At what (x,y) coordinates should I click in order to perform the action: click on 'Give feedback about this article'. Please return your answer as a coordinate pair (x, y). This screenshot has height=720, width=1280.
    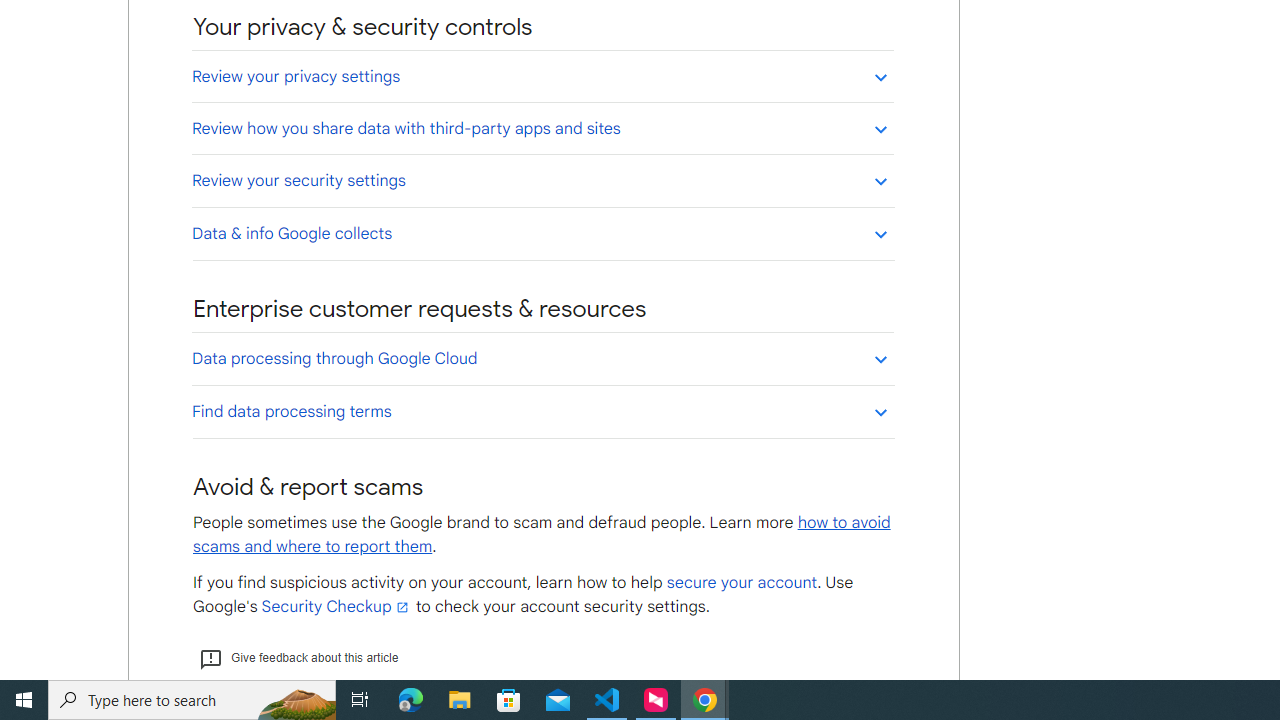
    Looking at the image, I should click on (297, 658).